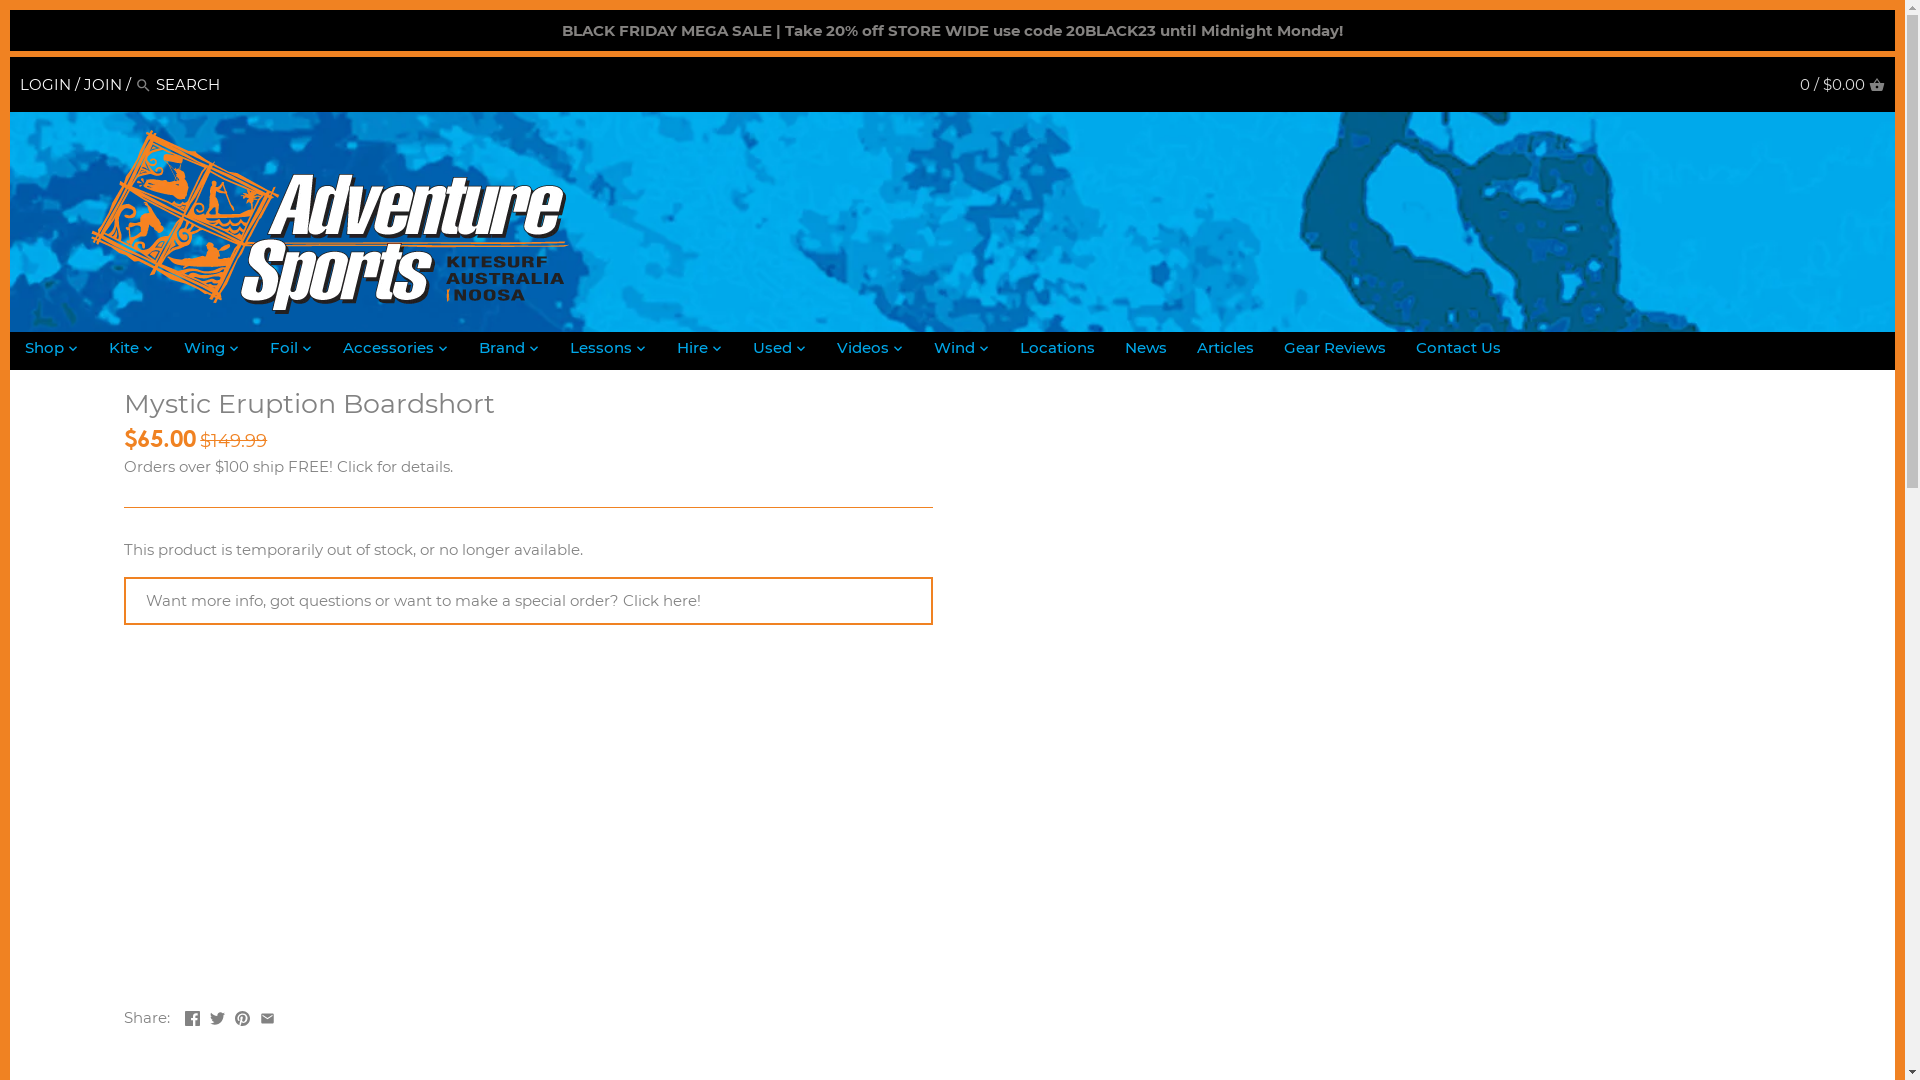 Image resolution: width=1920 pixels, height=1080 pixels. What do you see at coordinates (463, 350) in the screenshot?
I see `'Brand'` at bounding box center [463, 350].